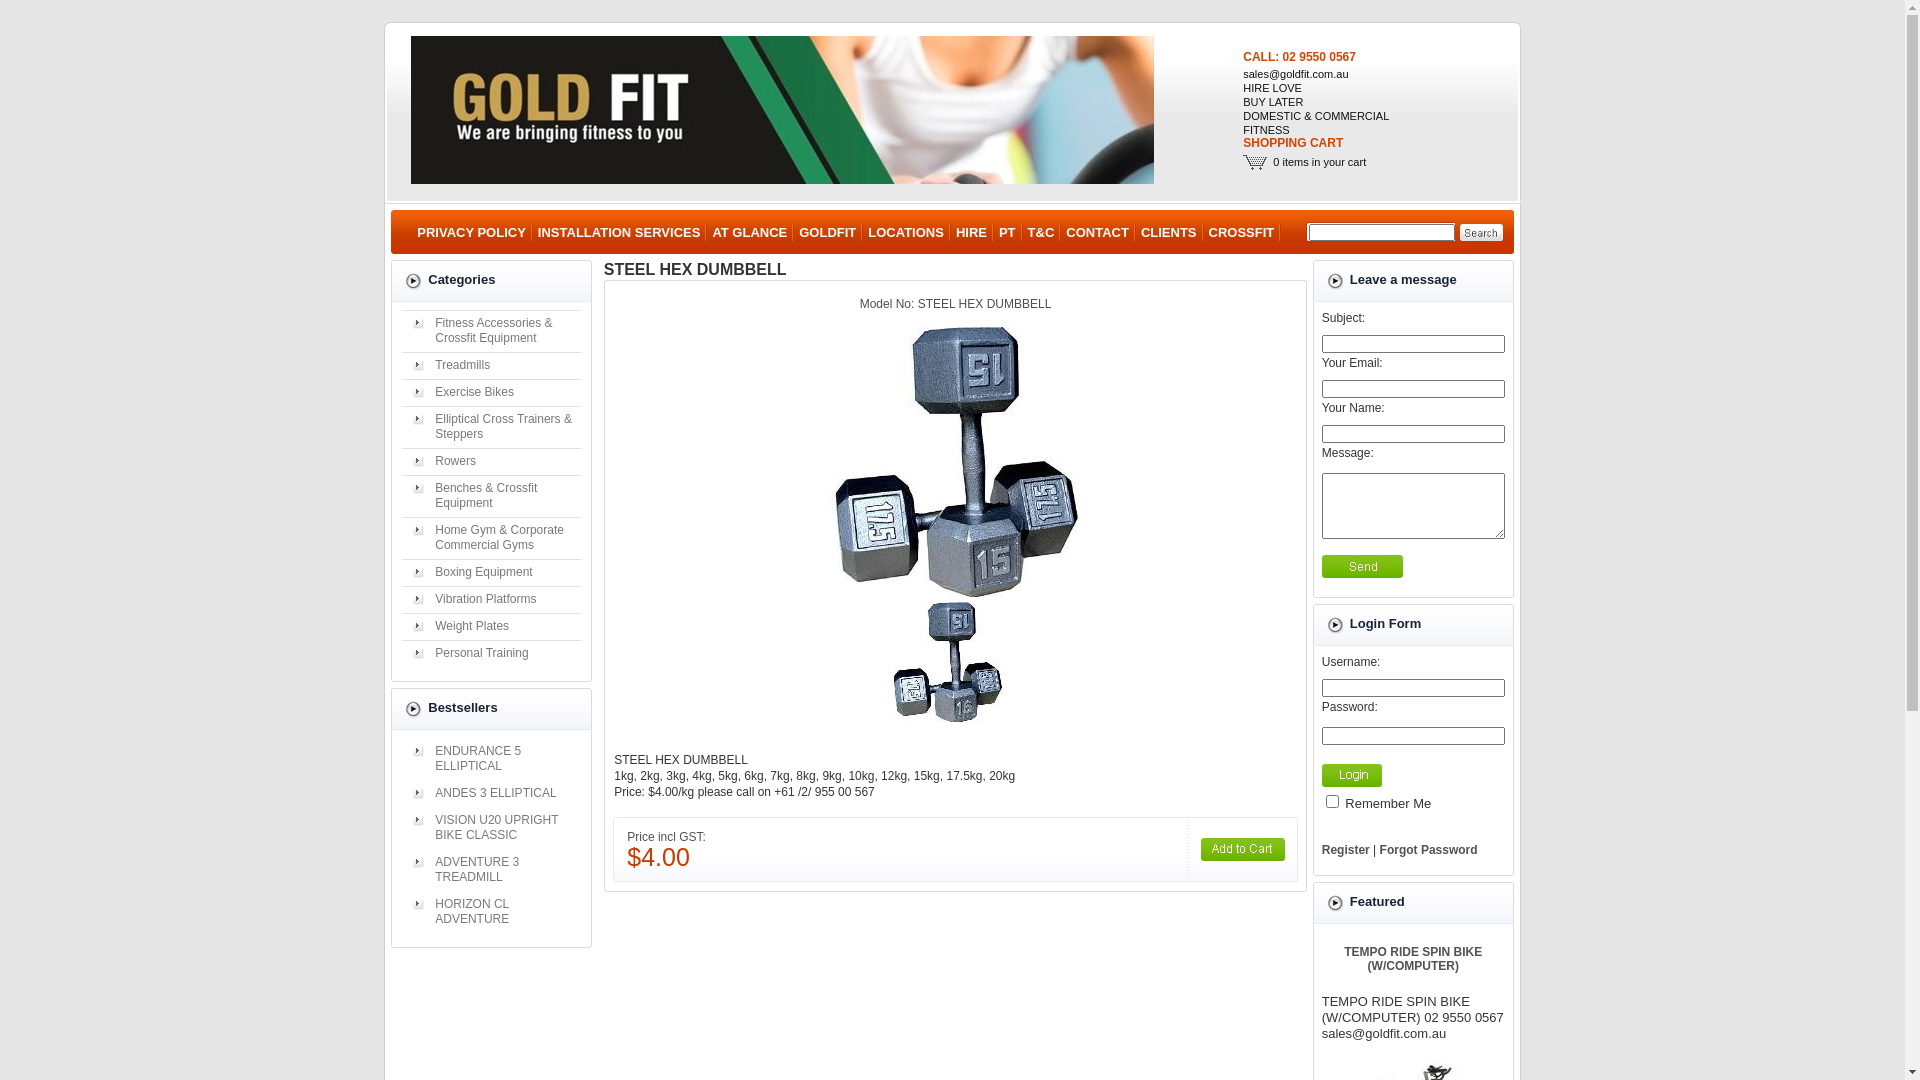  What do you see at coordinates (491, 461) in the screenshot?
I see `'Rowers'` at bounding box center [491, 461].